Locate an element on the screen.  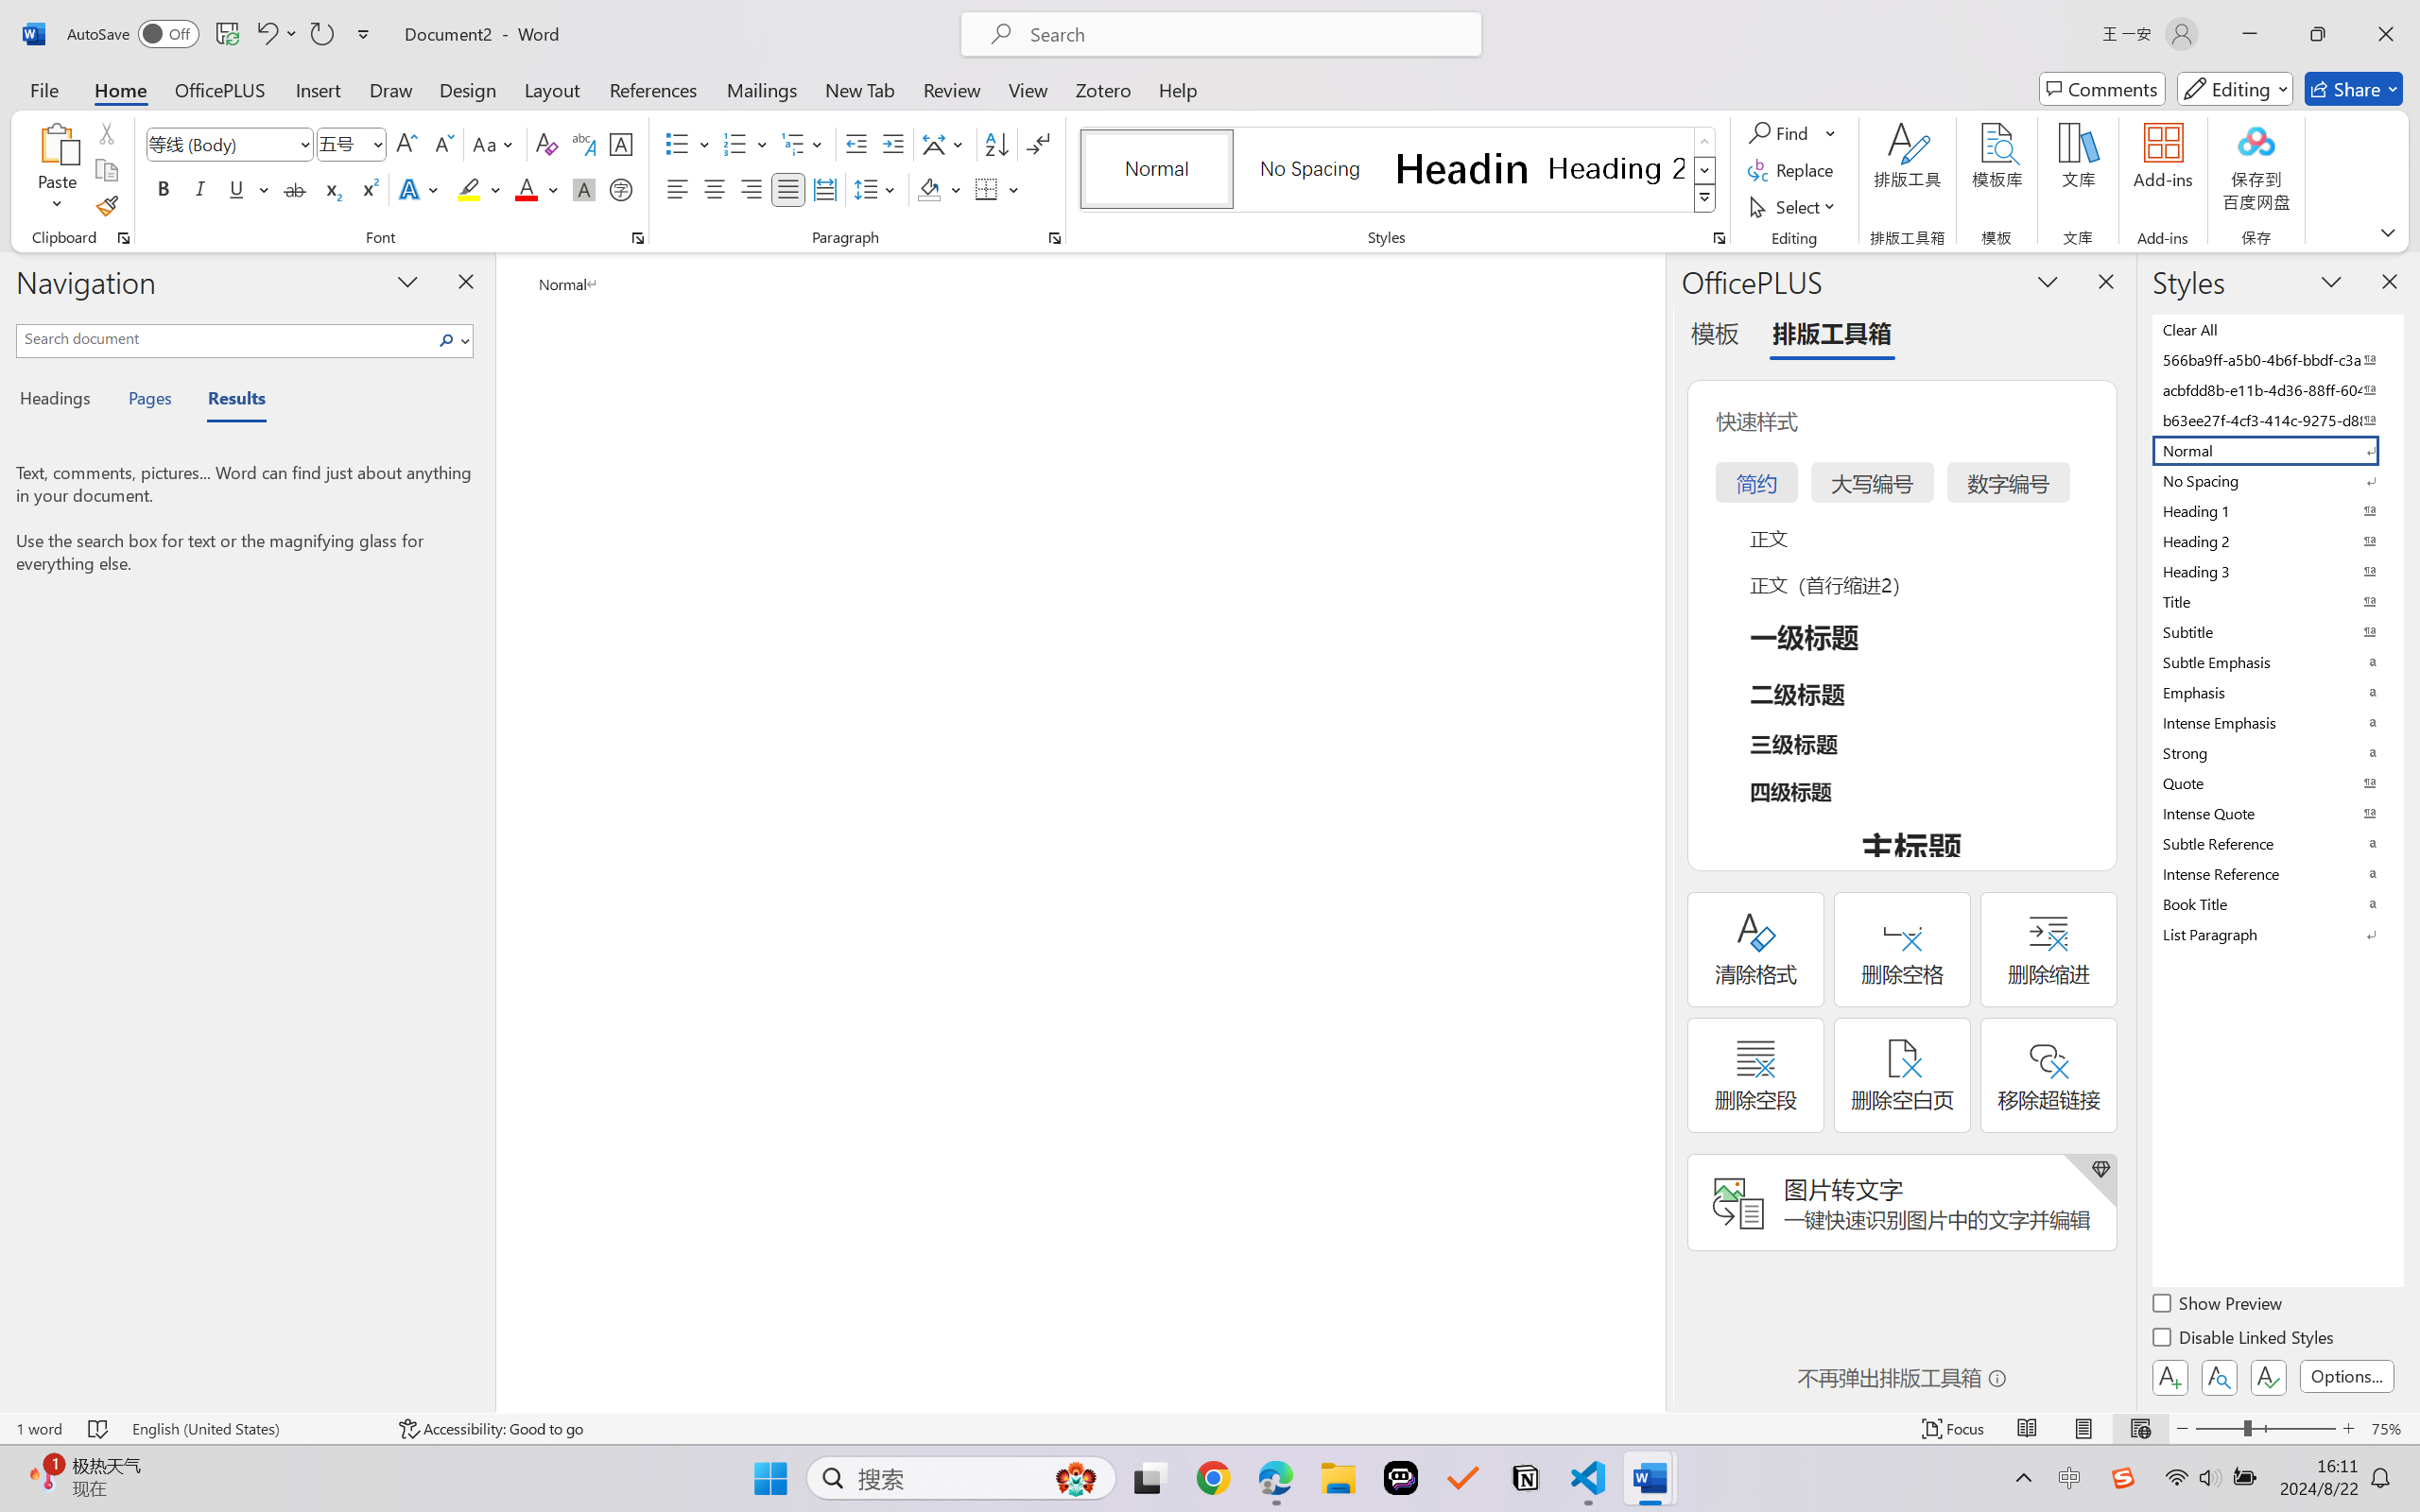
'Enclose Characters...' is located at coordinates (621, 188).